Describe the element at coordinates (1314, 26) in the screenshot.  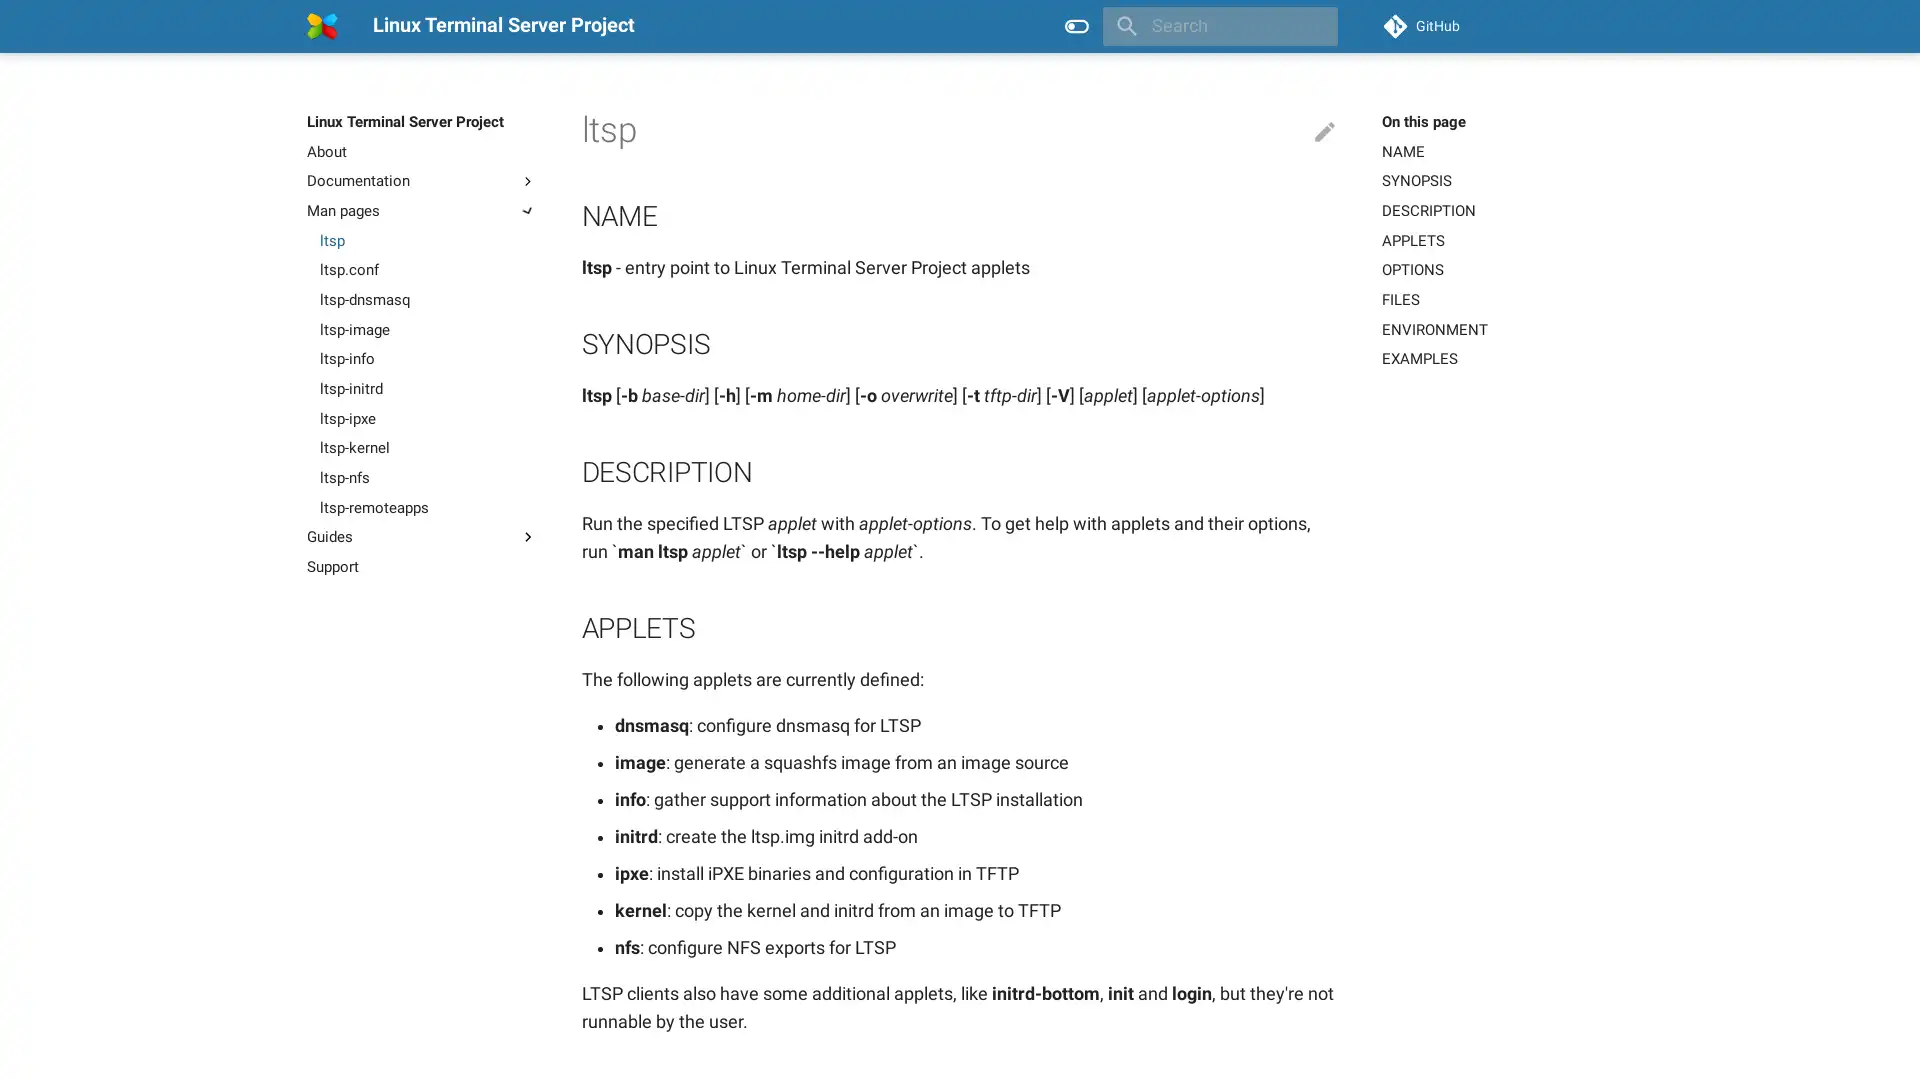
I see `Clear` at that location.